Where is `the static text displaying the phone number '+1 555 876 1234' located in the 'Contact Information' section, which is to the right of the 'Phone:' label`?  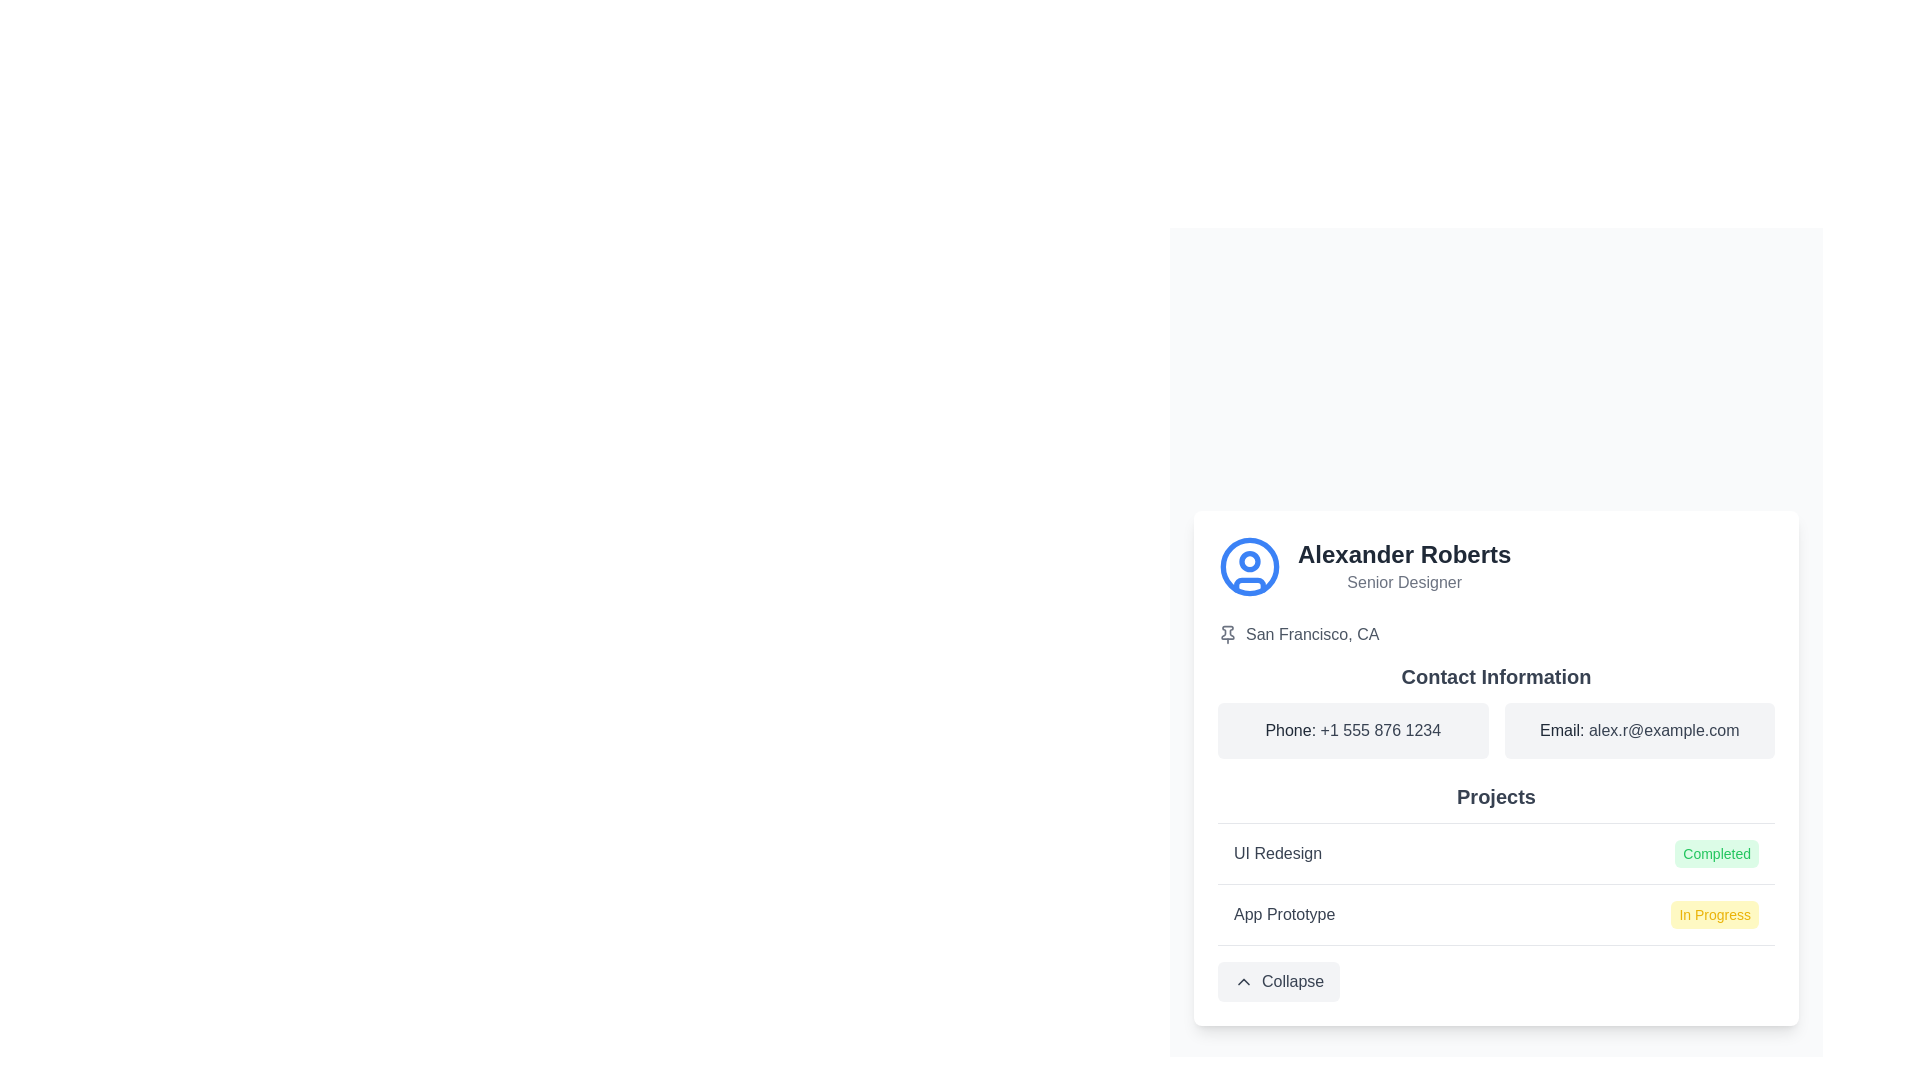 the static text displaying the phone number '+1 555 876 1234' located in the 'Contact Information' section, which is to the right of the 'Phone:' label is located at coordinates (1379, 729).